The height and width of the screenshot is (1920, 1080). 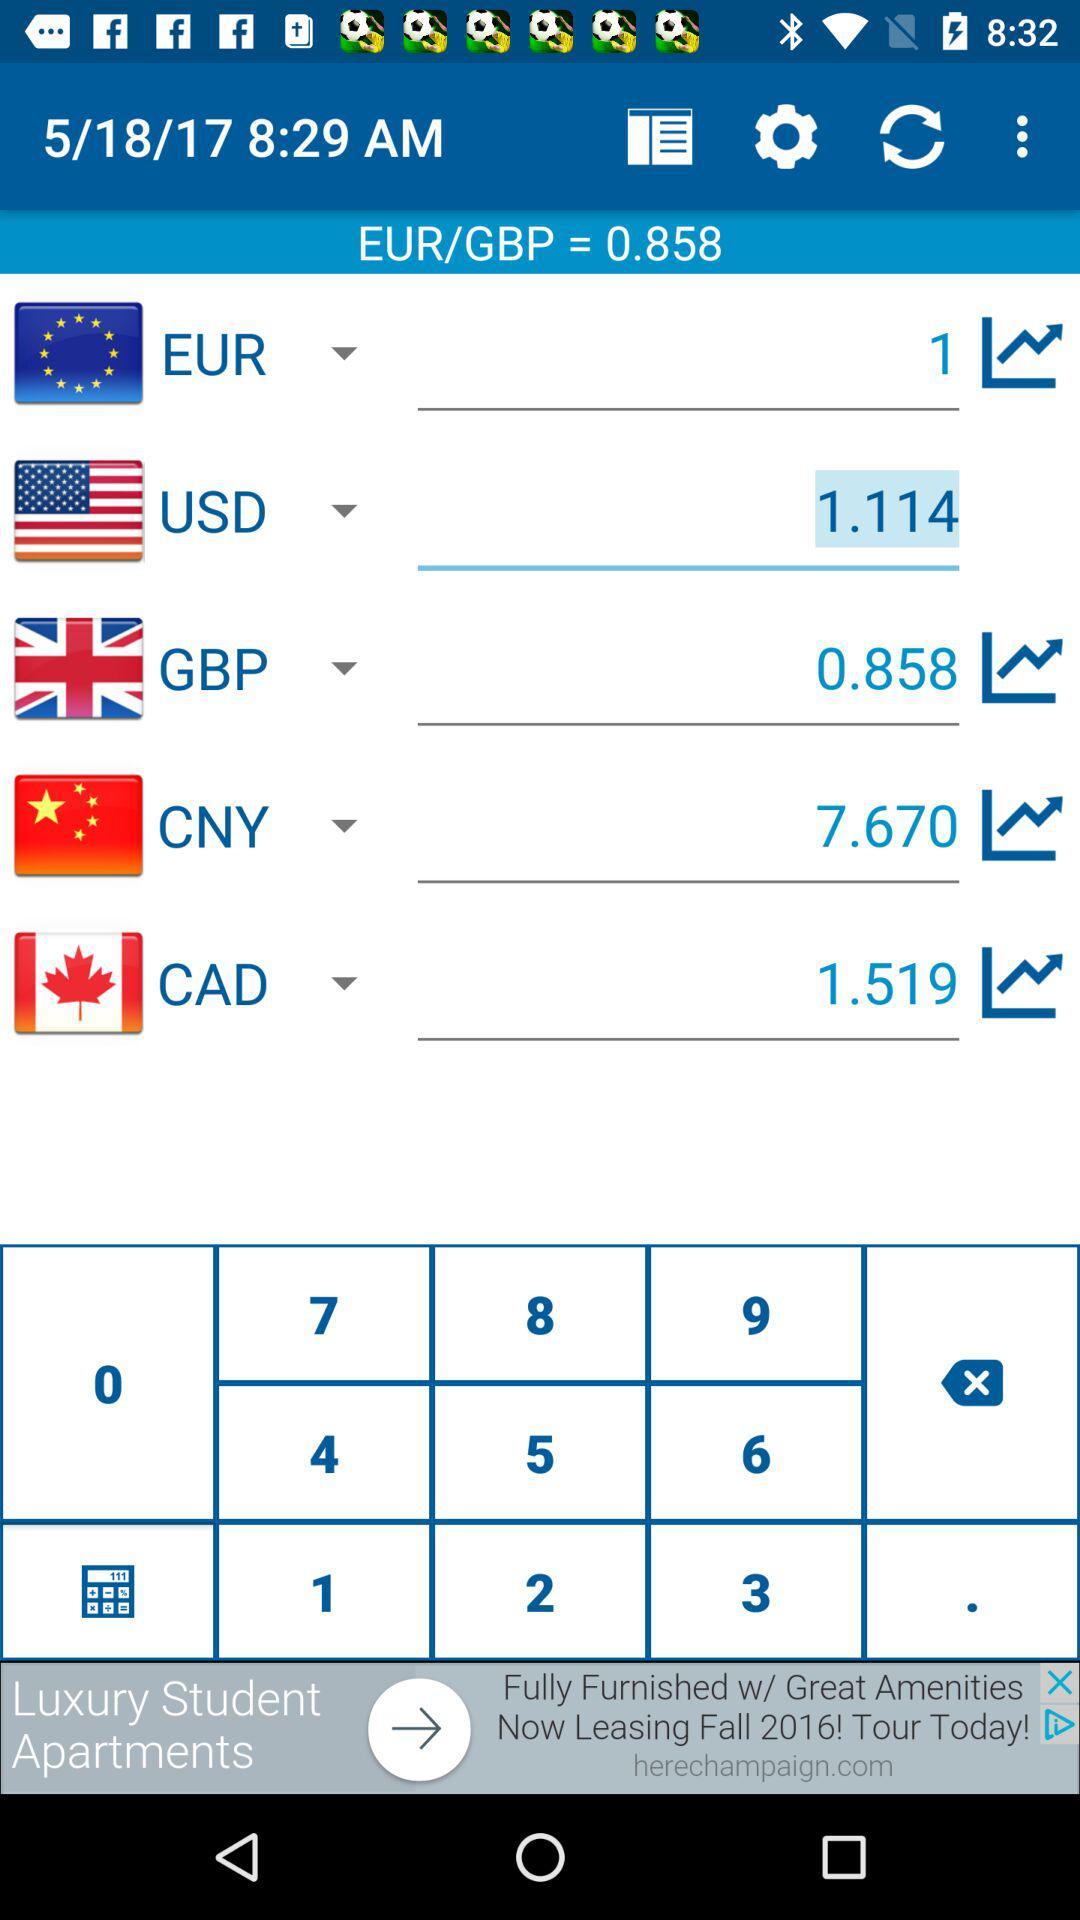 What do you see at coordinates (1022, 982) in the screenshot?
I see `graph option` at bounding box center [1022, 982].